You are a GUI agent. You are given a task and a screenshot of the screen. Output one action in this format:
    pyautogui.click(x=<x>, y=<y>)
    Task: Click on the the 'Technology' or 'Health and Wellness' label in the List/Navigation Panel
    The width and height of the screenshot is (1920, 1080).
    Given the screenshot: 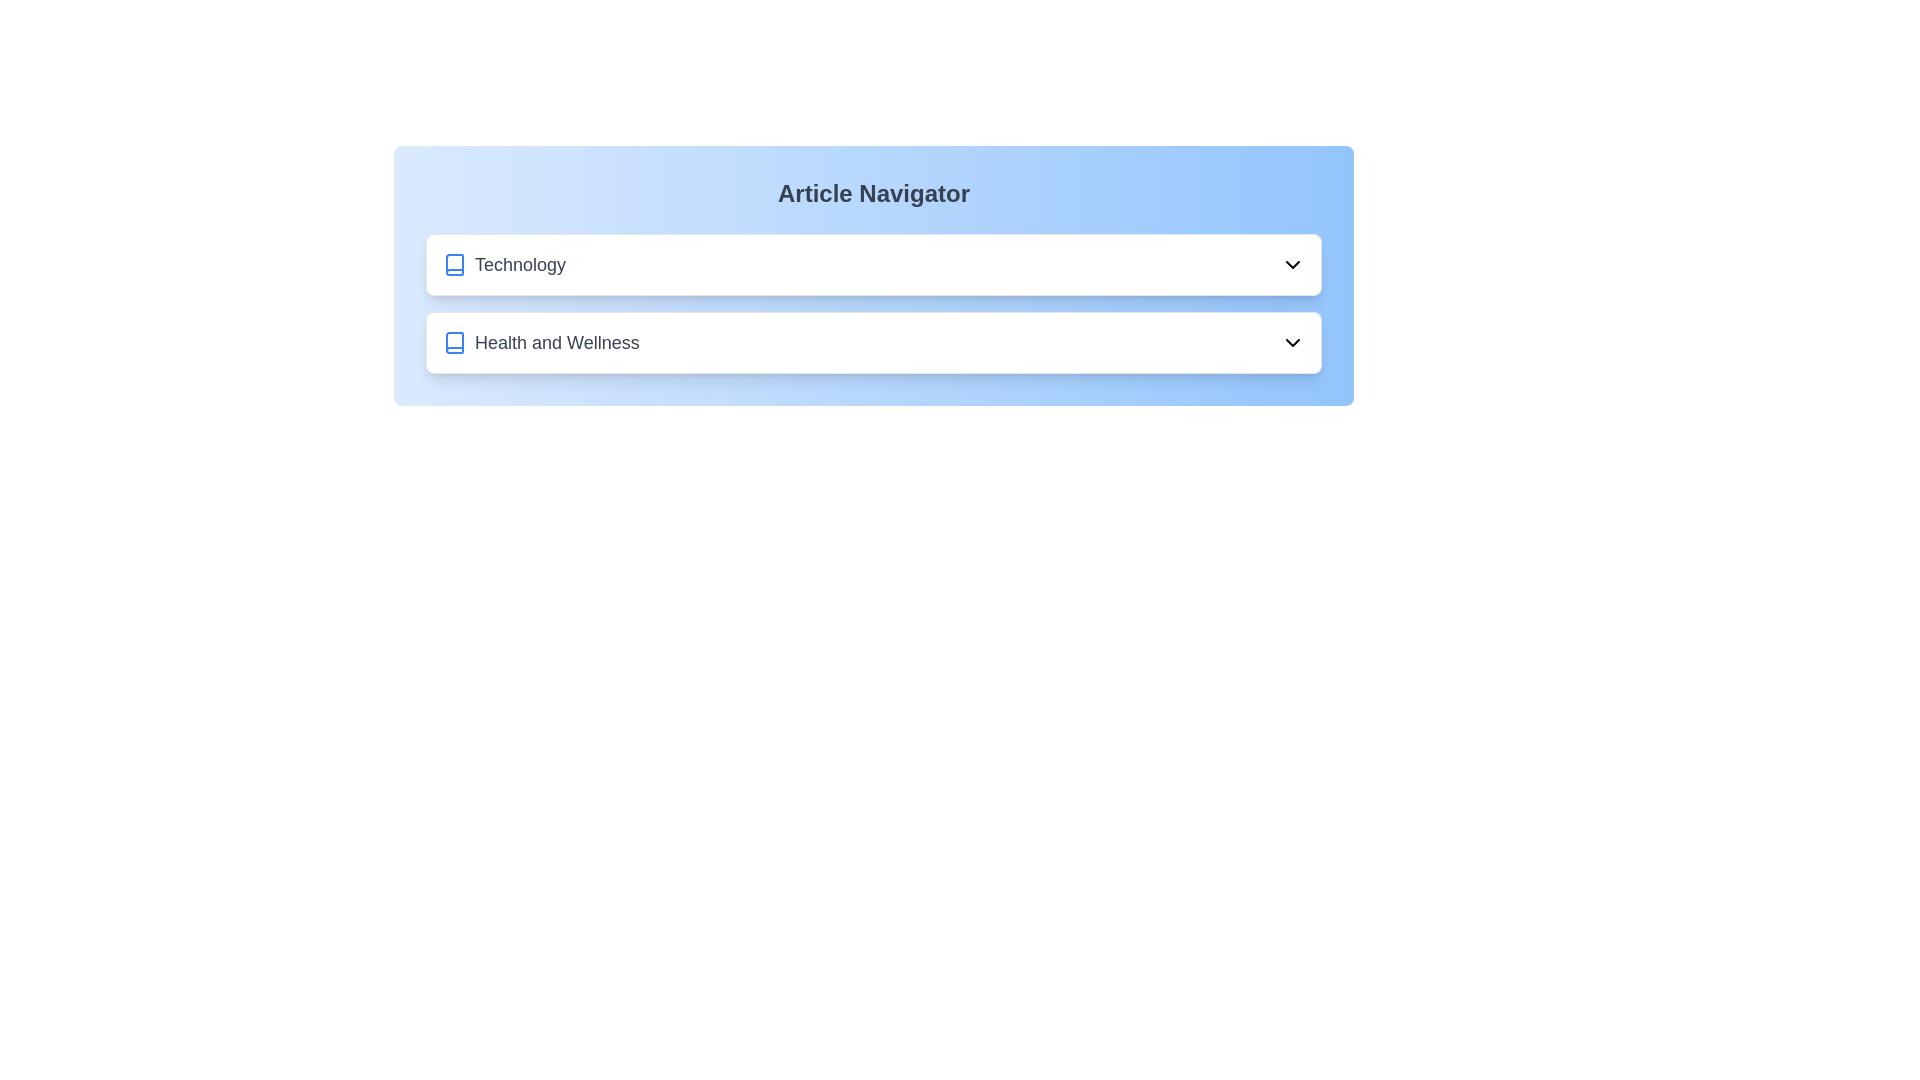 What is the action you would take?
    pyautogui.click(x=873, y=304)
    